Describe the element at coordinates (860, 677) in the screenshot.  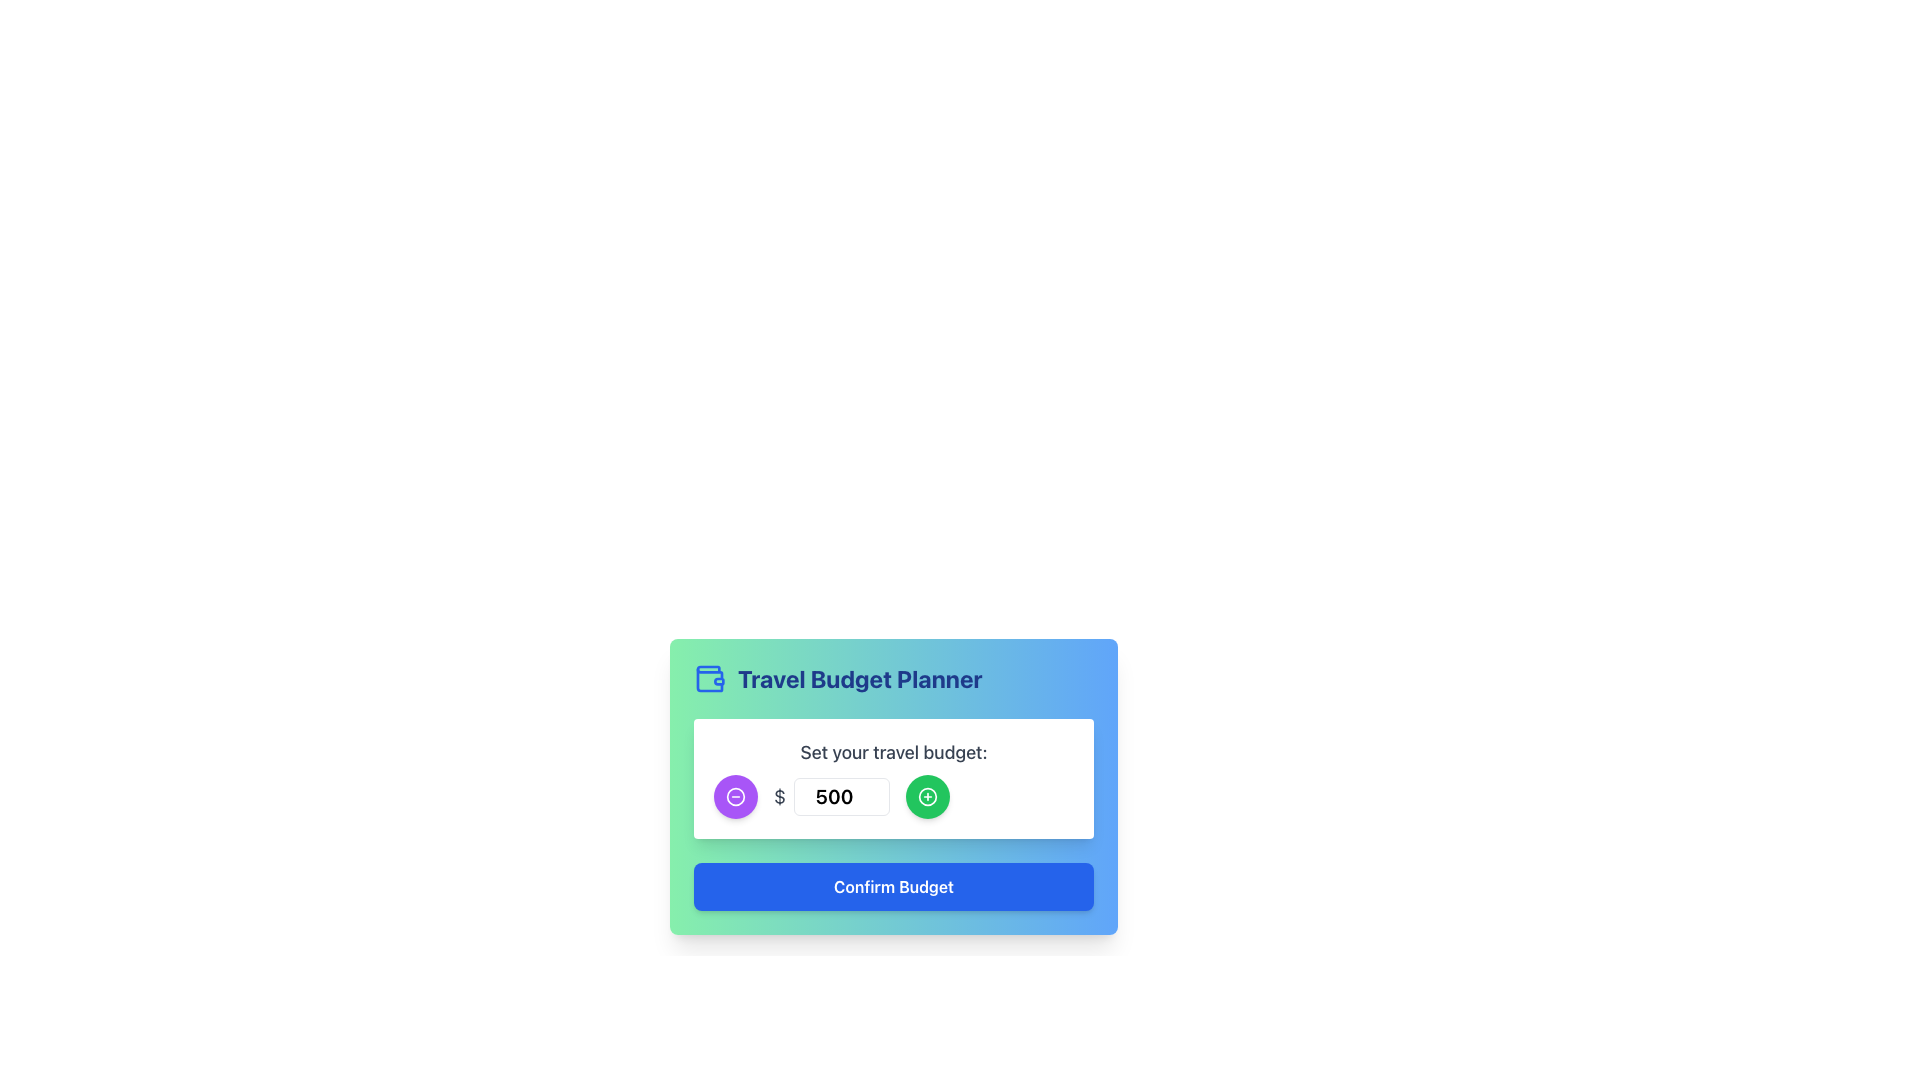
I see `the text label that serves as the title for the travel budget planning tool, which is centrally positioned near the upper area of a rectangular panel, to the right of a wallet icon` at that location.